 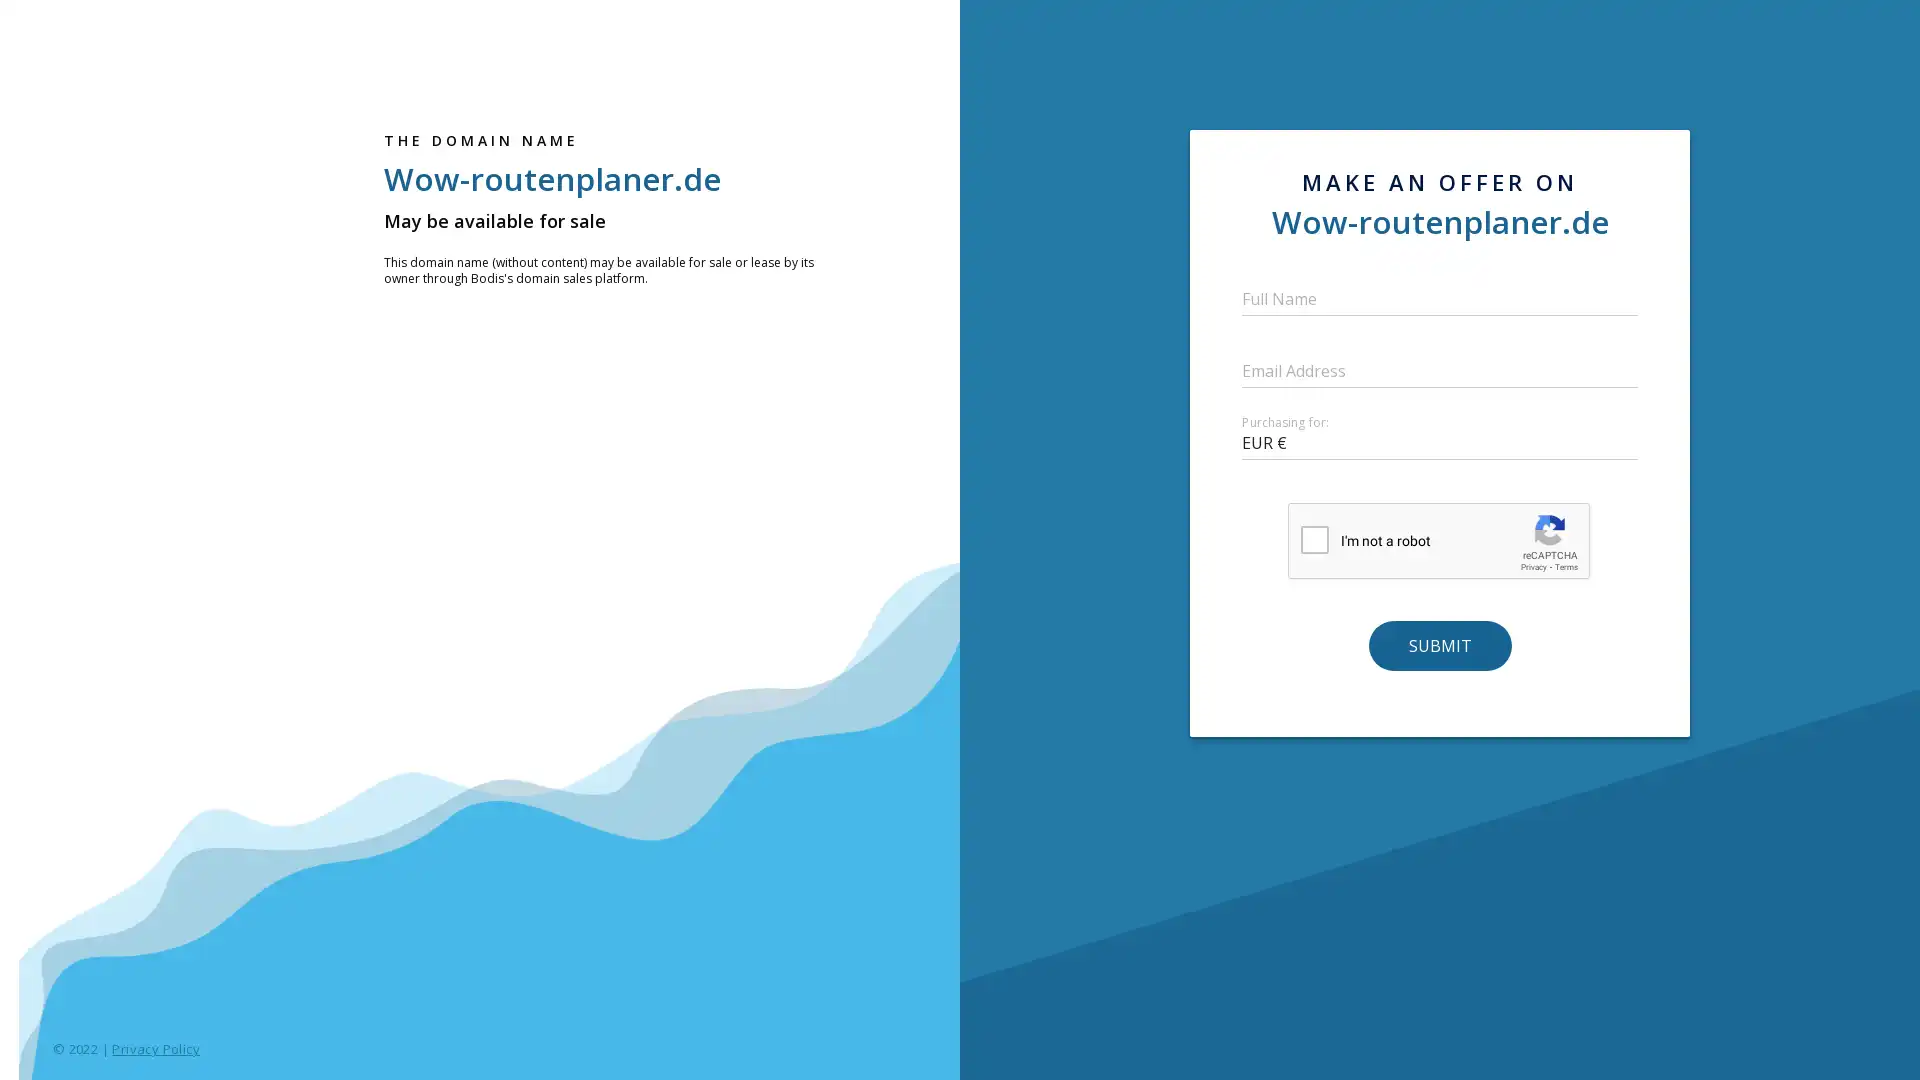 I want to click on SUBMIT, so click(x=1438, y=644).